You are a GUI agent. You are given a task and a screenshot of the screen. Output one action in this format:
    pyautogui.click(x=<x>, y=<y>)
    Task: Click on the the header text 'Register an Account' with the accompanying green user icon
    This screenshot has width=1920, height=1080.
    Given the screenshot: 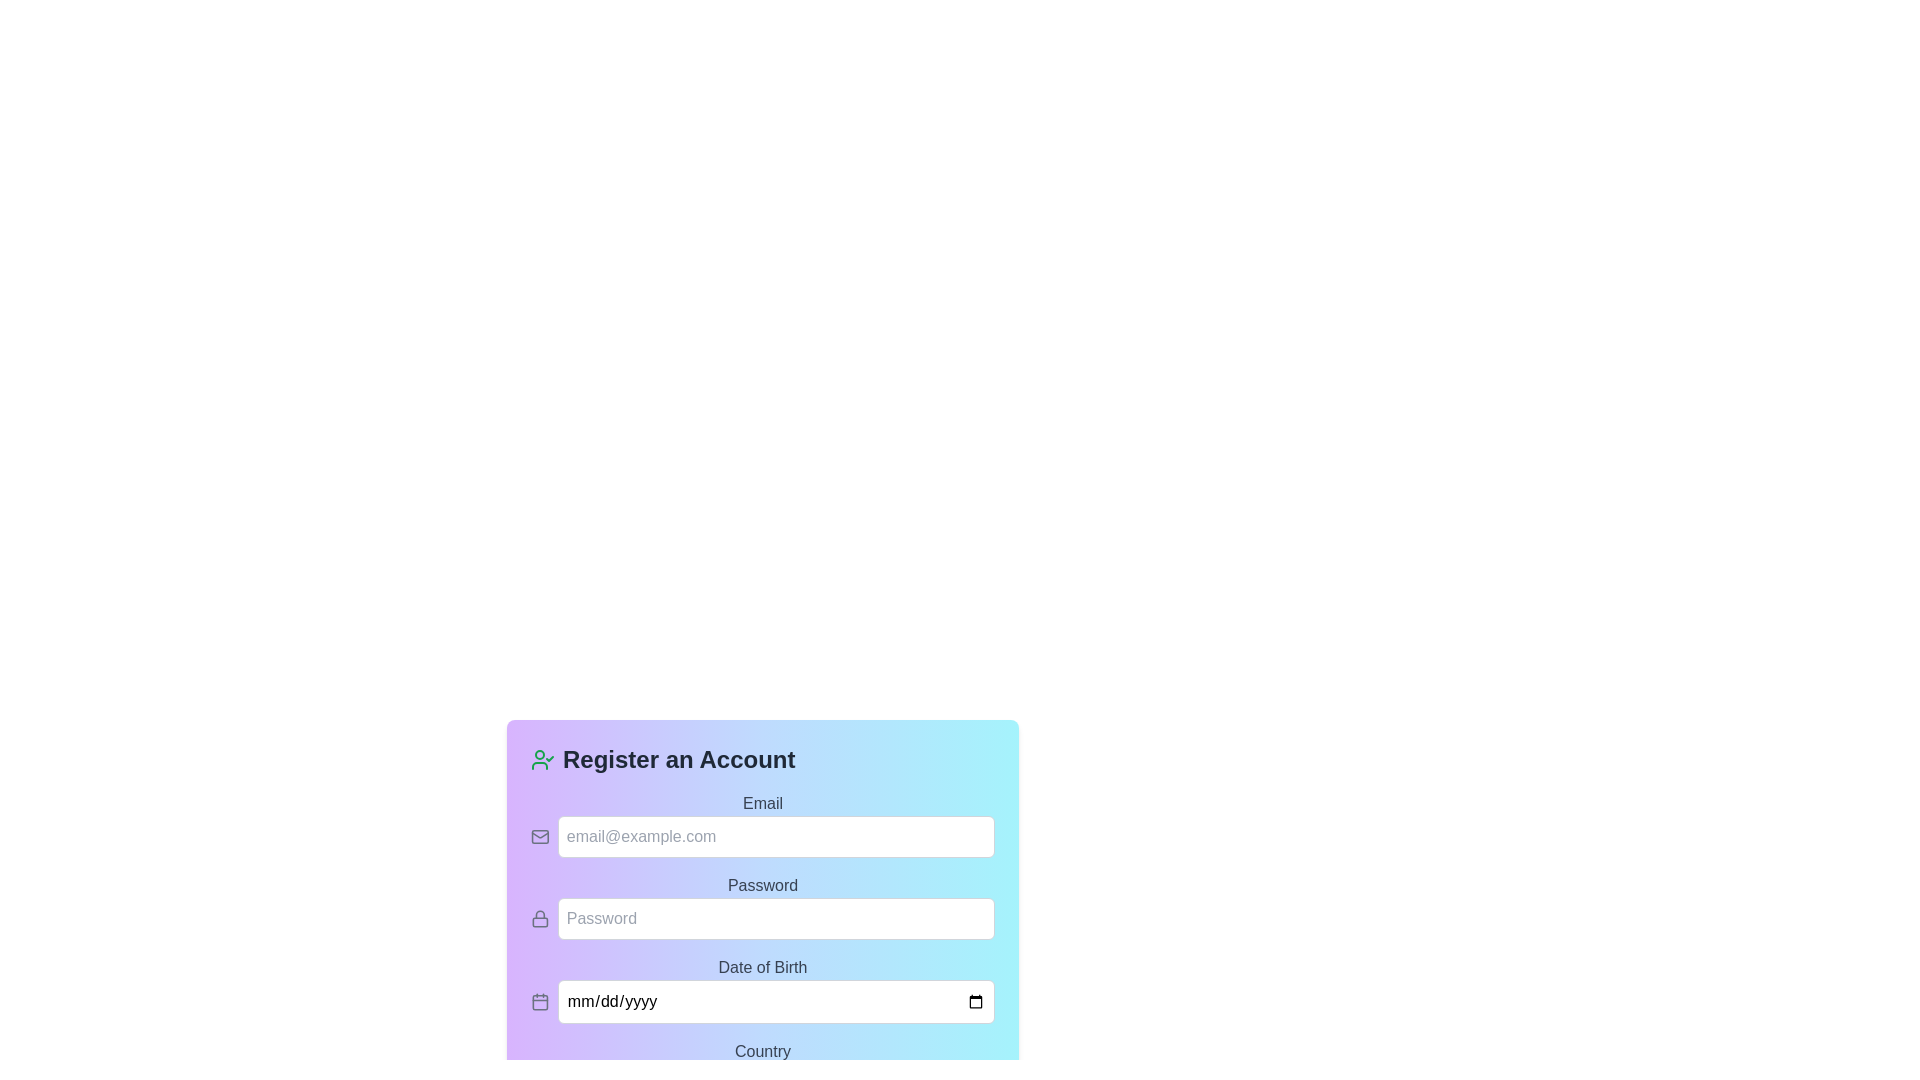 What is the action you would take?
    pyautogui.click(x=762, y=759)
    